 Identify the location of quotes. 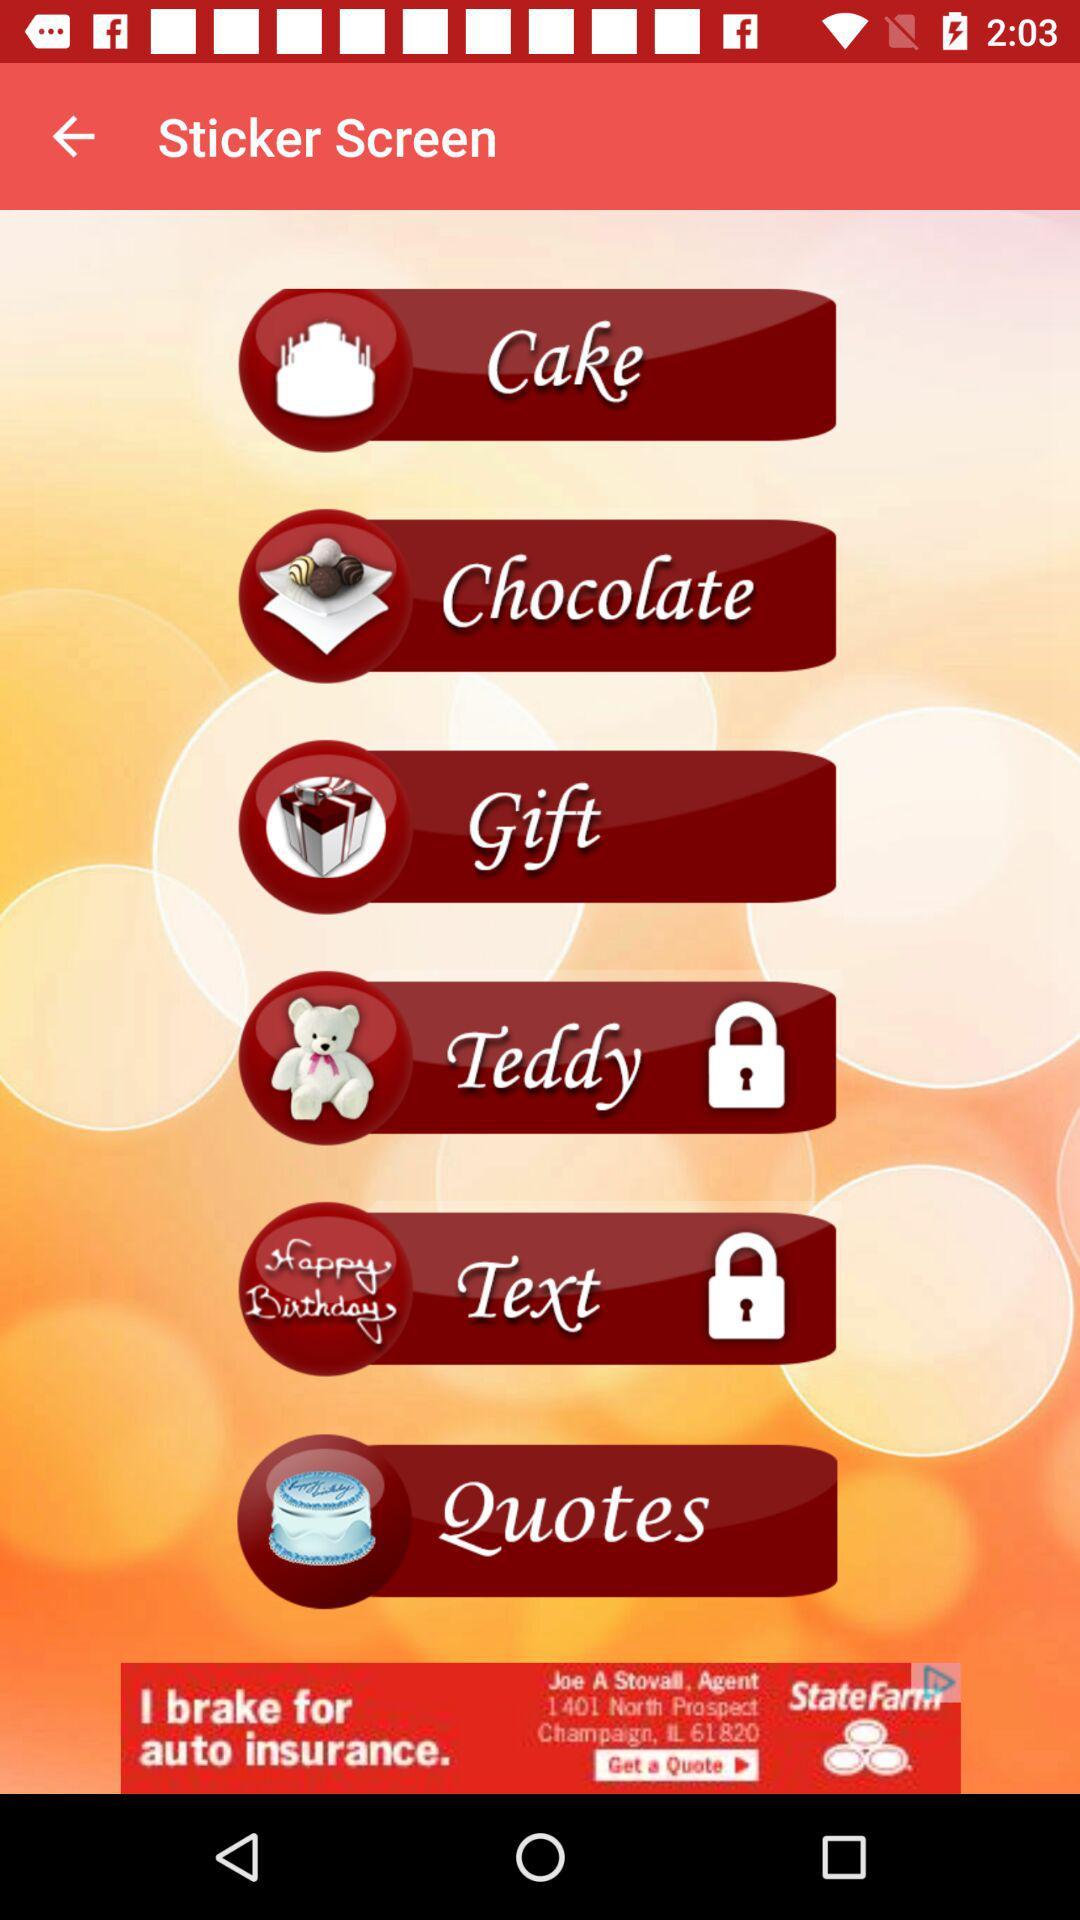
(540, 1520).